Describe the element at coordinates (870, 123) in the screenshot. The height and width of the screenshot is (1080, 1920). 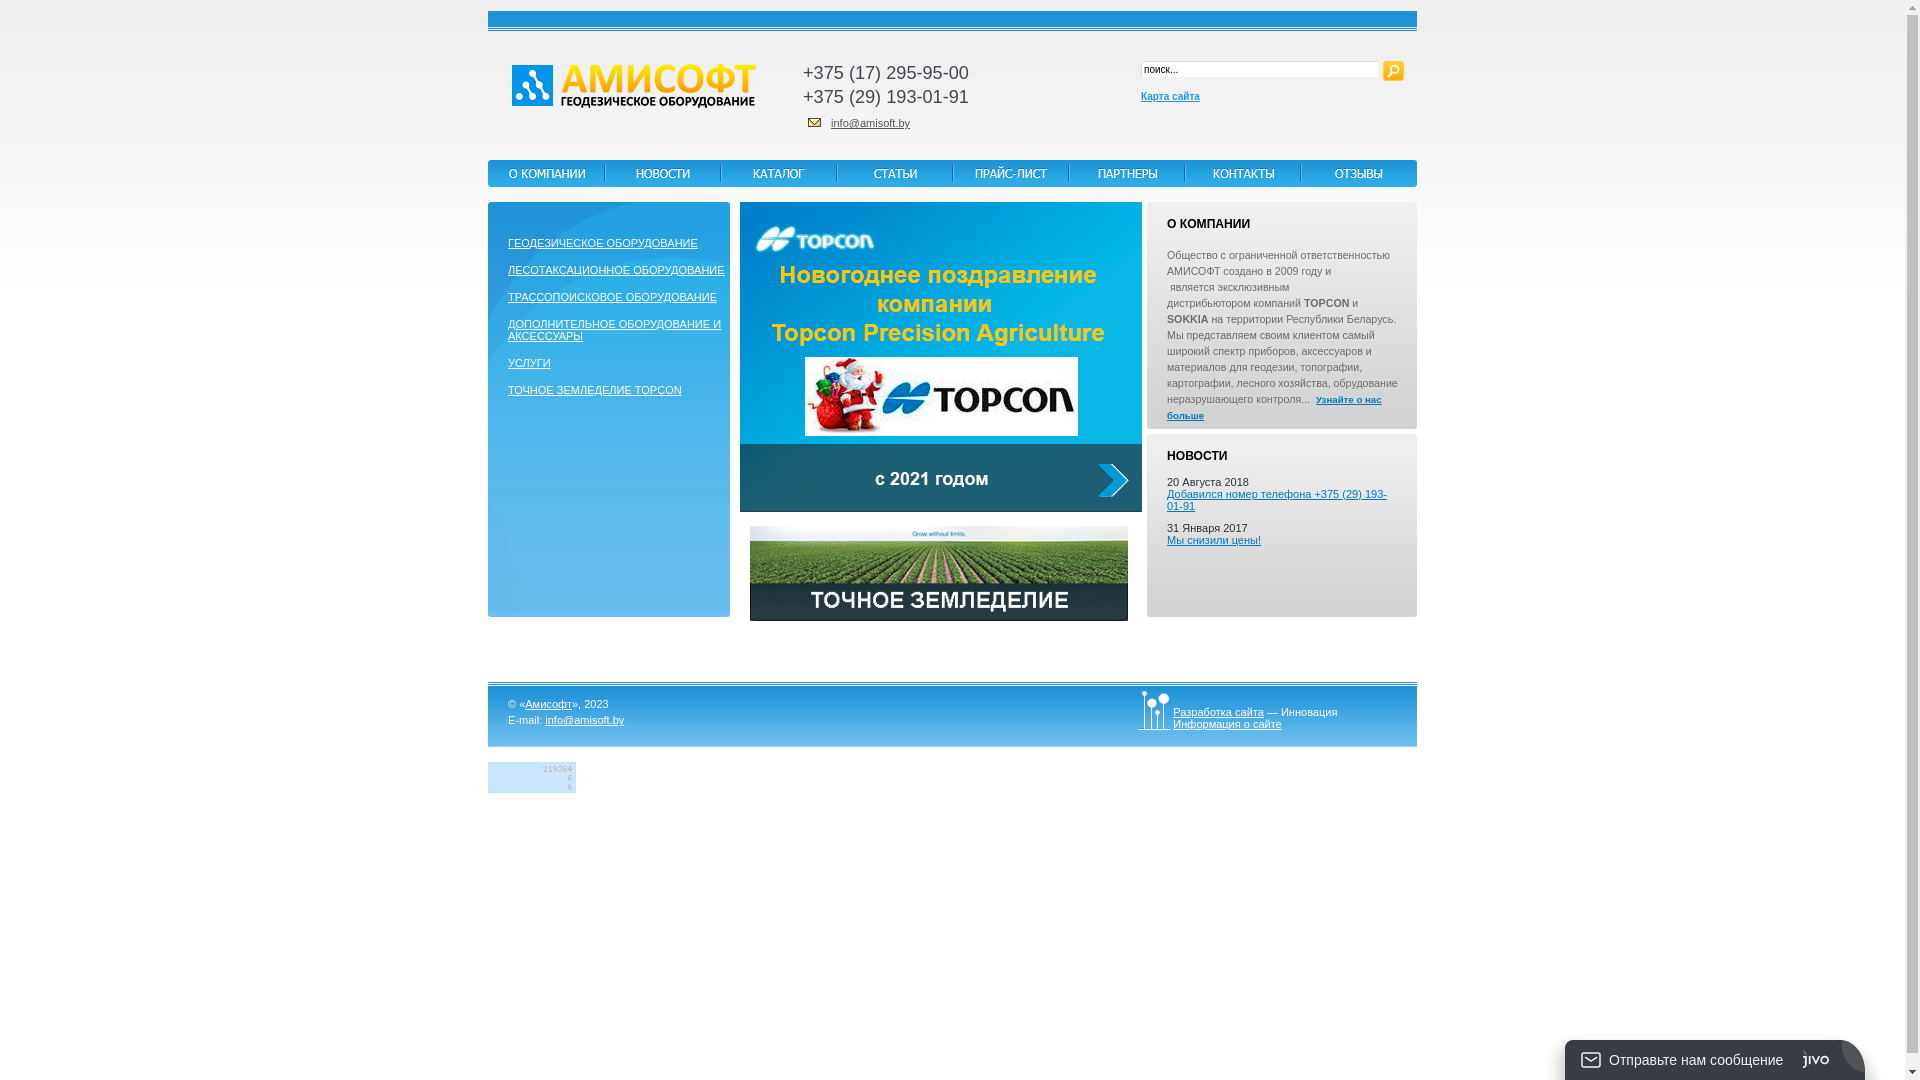
I see `'info@amisoft.by'` at that location.